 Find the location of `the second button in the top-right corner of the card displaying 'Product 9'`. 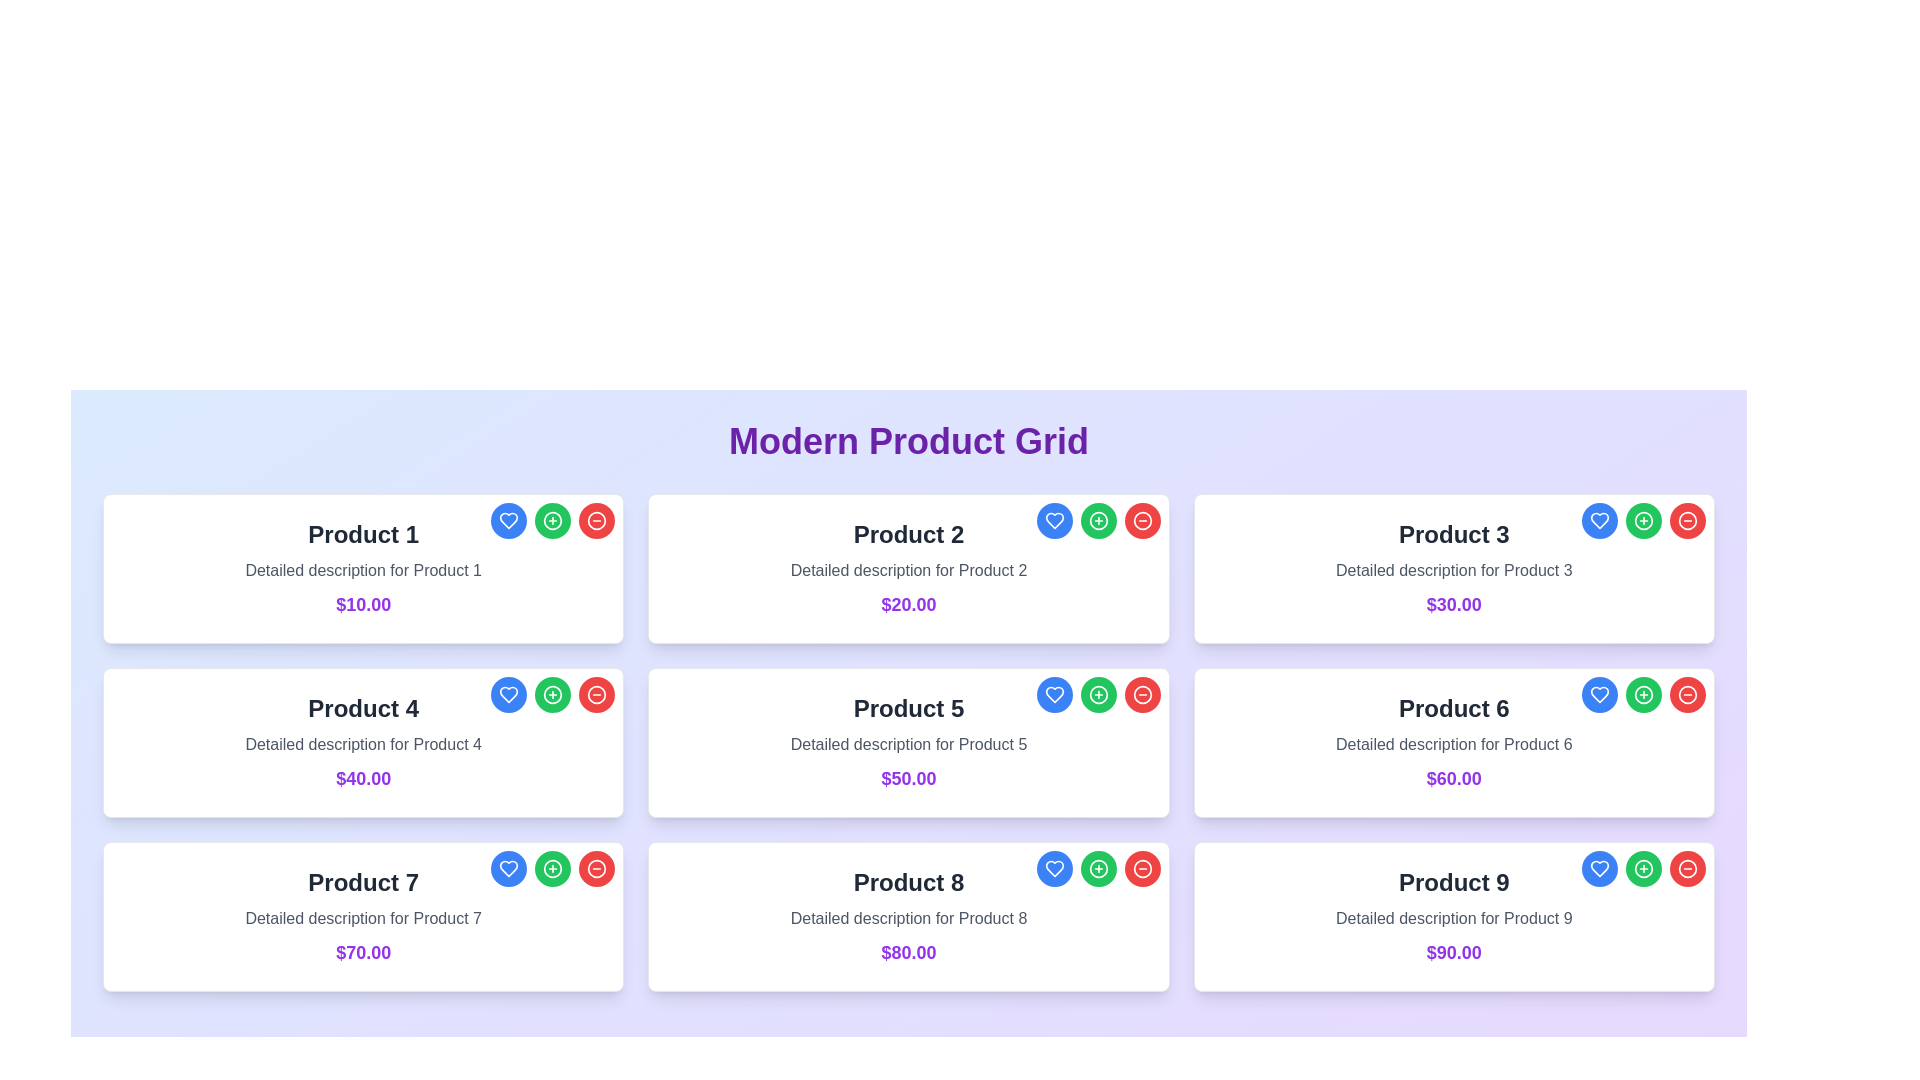

the second button in the top-right corner of the card displaying 'Product 9' is located at coordinates (1643, 867).